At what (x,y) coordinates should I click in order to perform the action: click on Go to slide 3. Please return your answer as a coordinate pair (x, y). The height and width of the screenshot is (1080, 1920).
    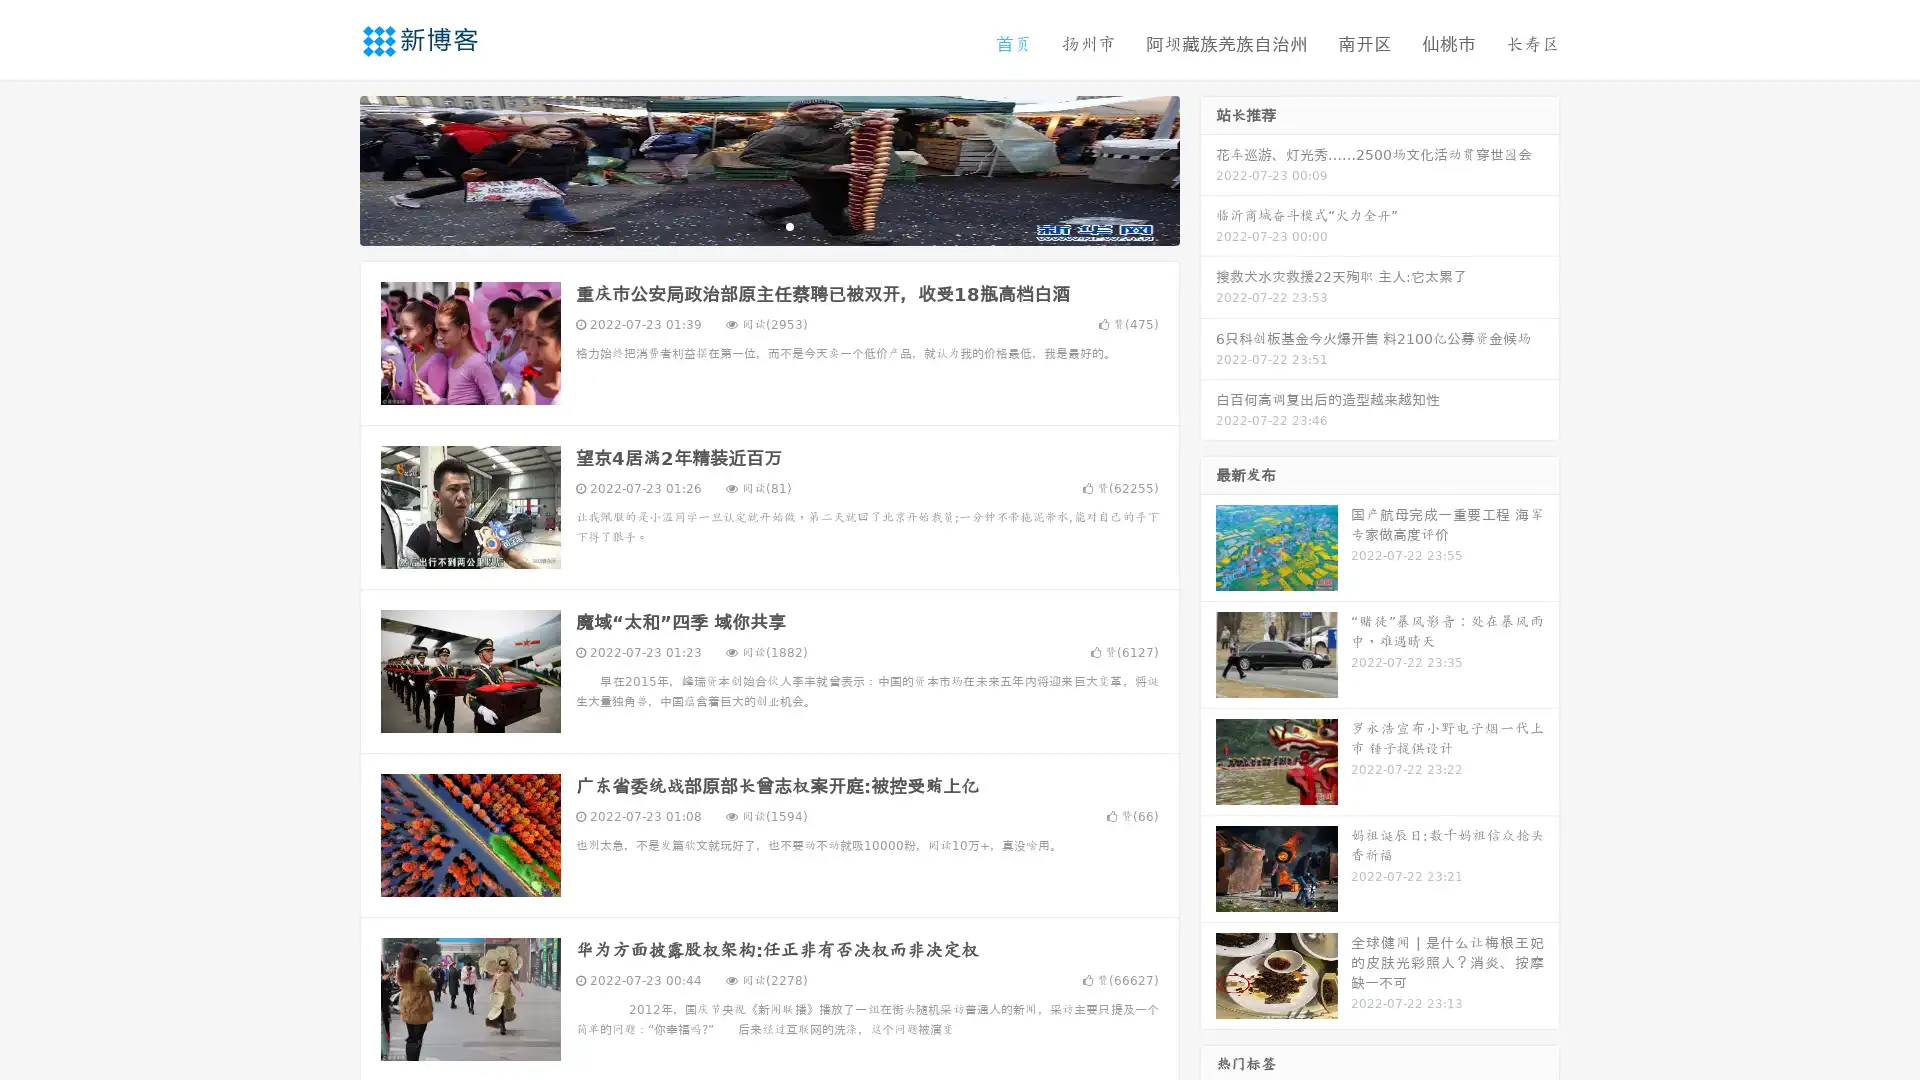
    Looking at the image, I should click on (789, 225).